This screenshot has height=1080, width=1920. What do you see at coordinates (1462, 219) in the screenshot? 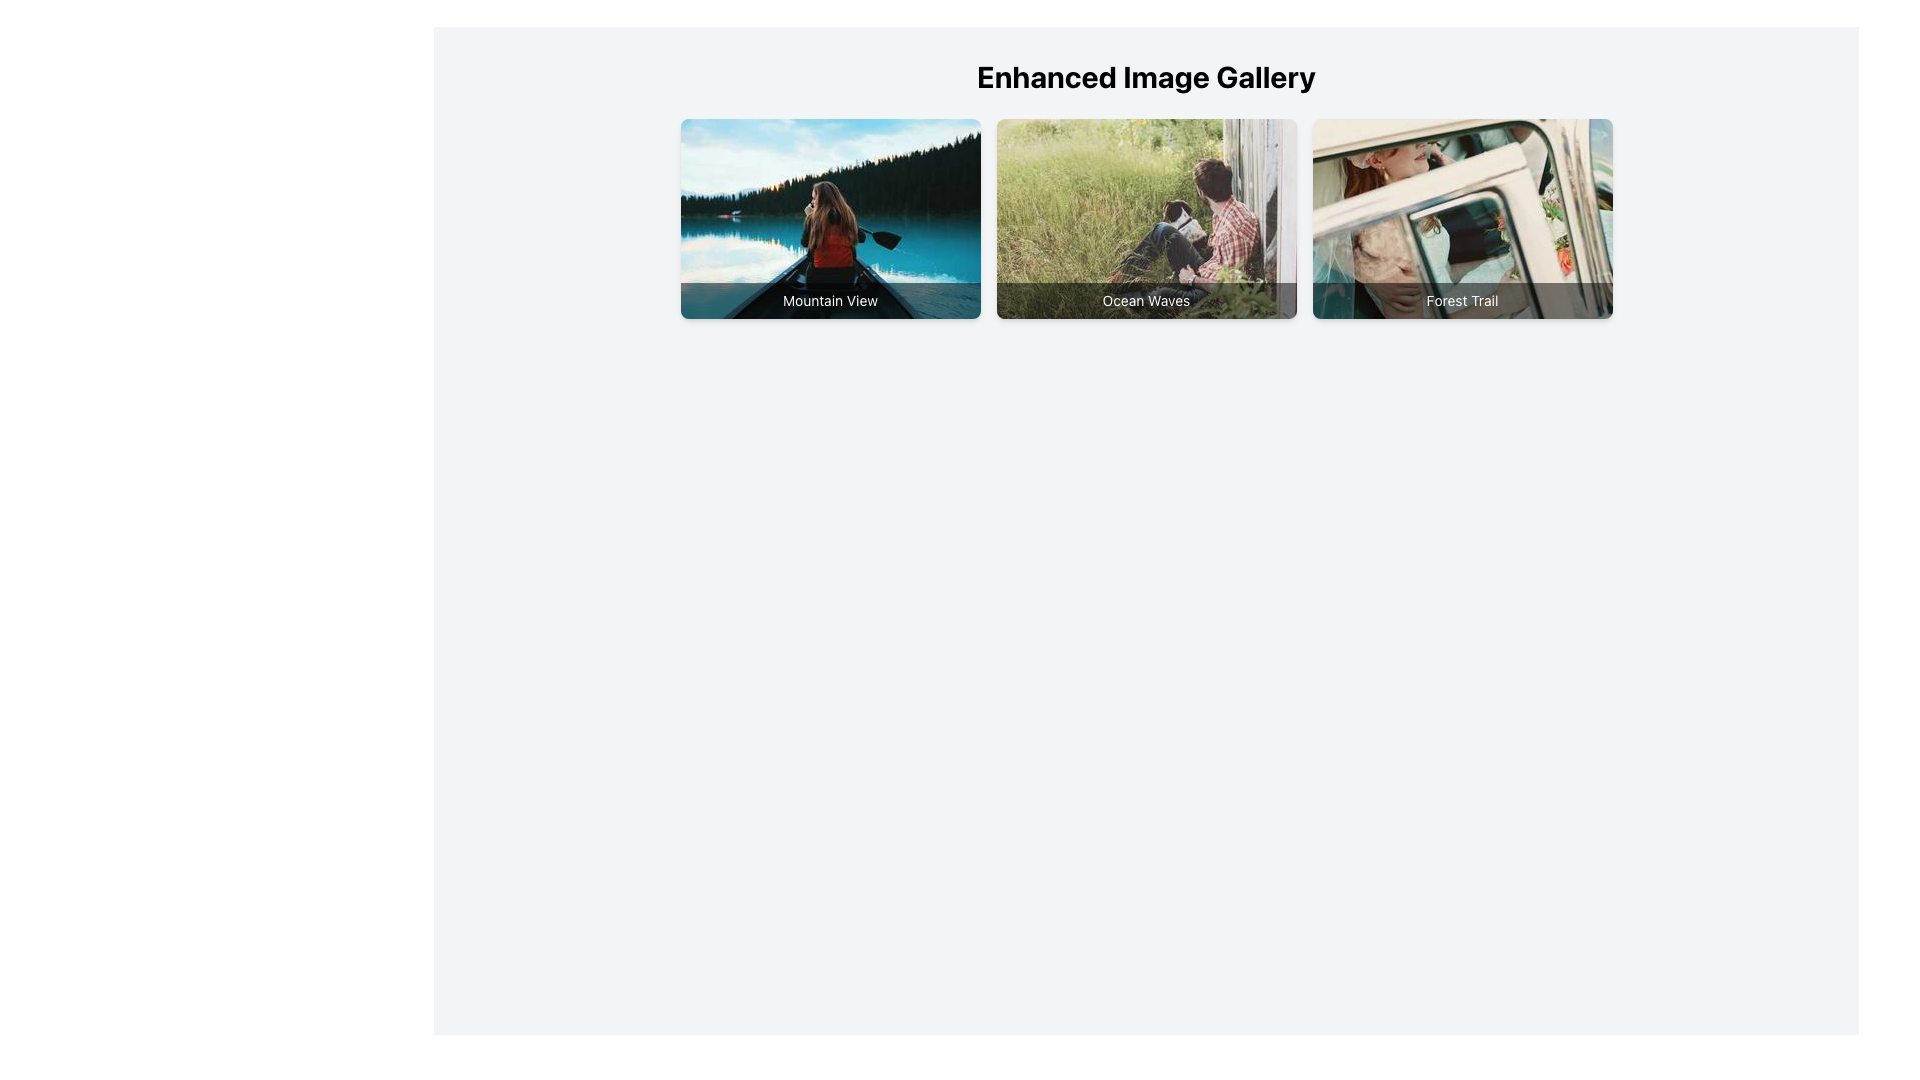
I see `the Image card with overlay text representing 'Forest Trail' located in the rightmost column of the grid layout` at bounding box center [1462, 219].